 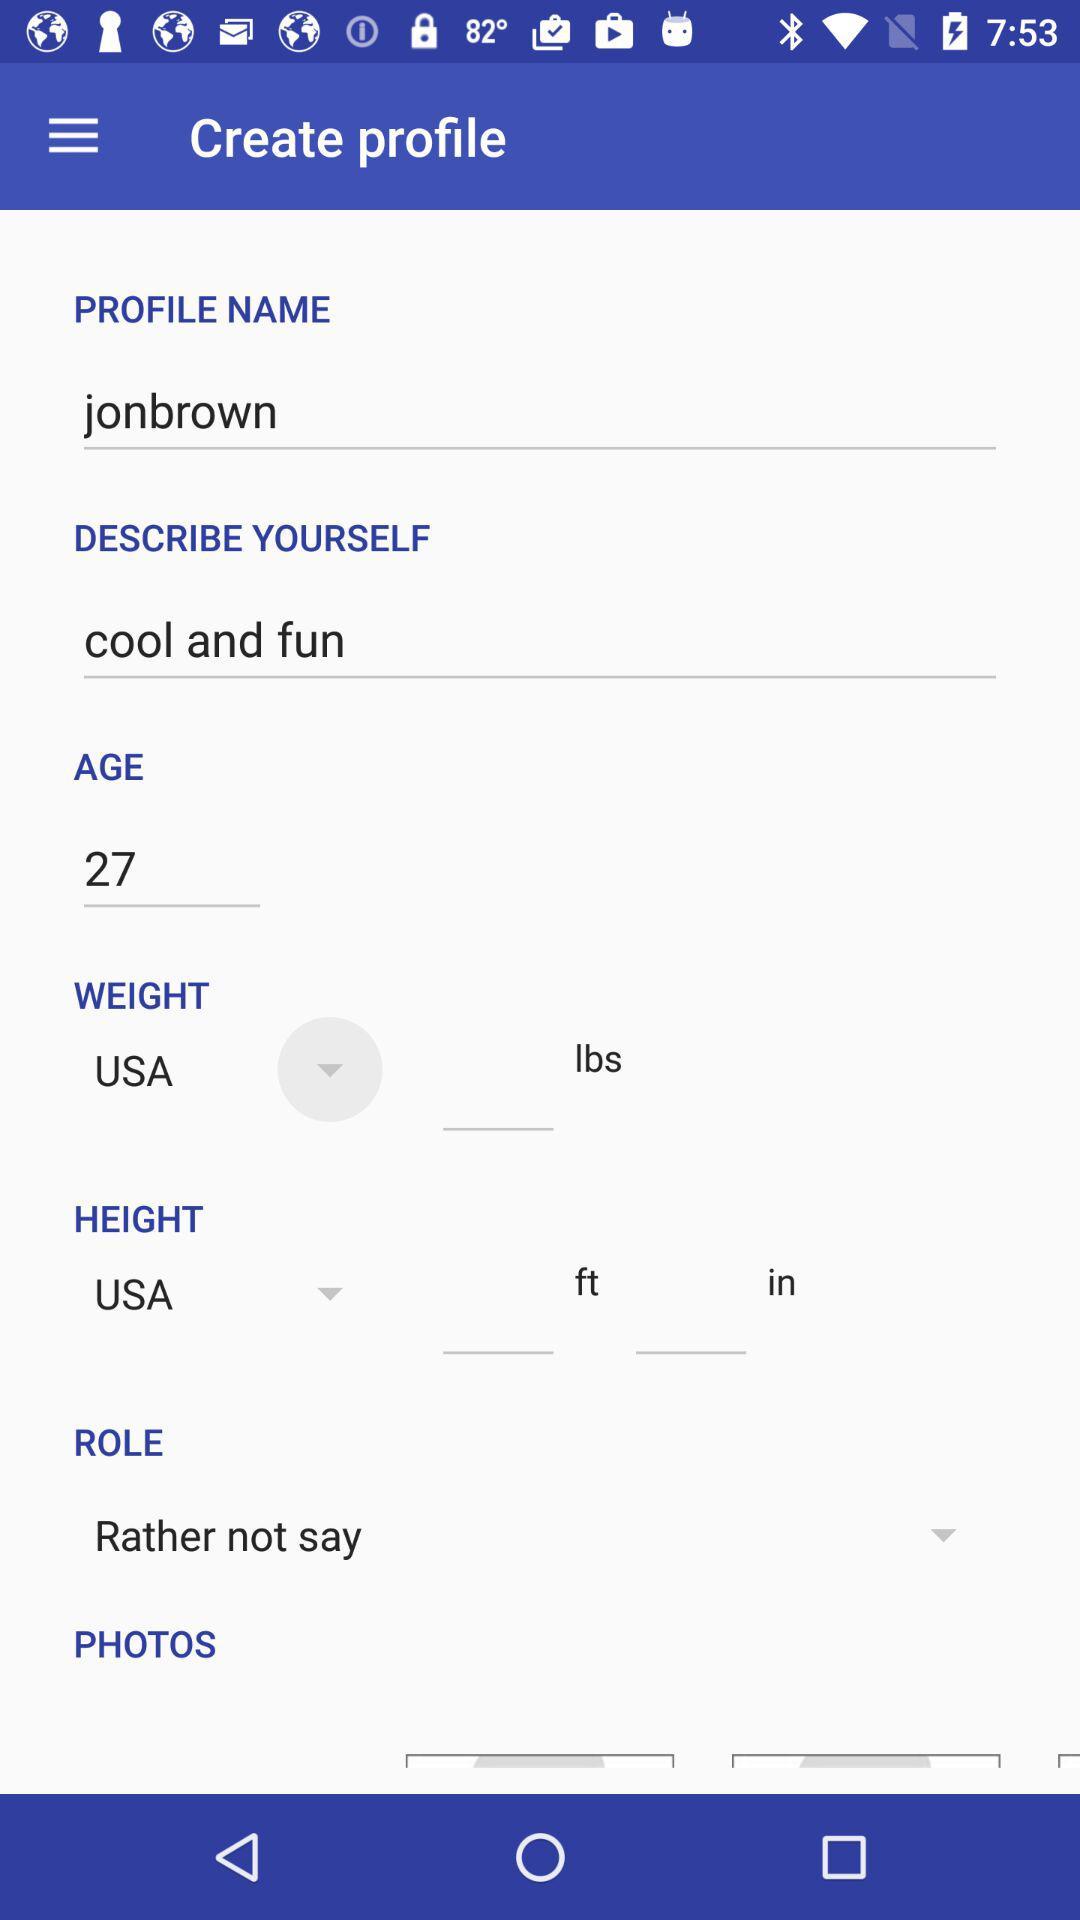 What do you see at coordinates (497, 1093) in the screenshot?
I see `the item next to usa` at bounding box center [497, 1093].